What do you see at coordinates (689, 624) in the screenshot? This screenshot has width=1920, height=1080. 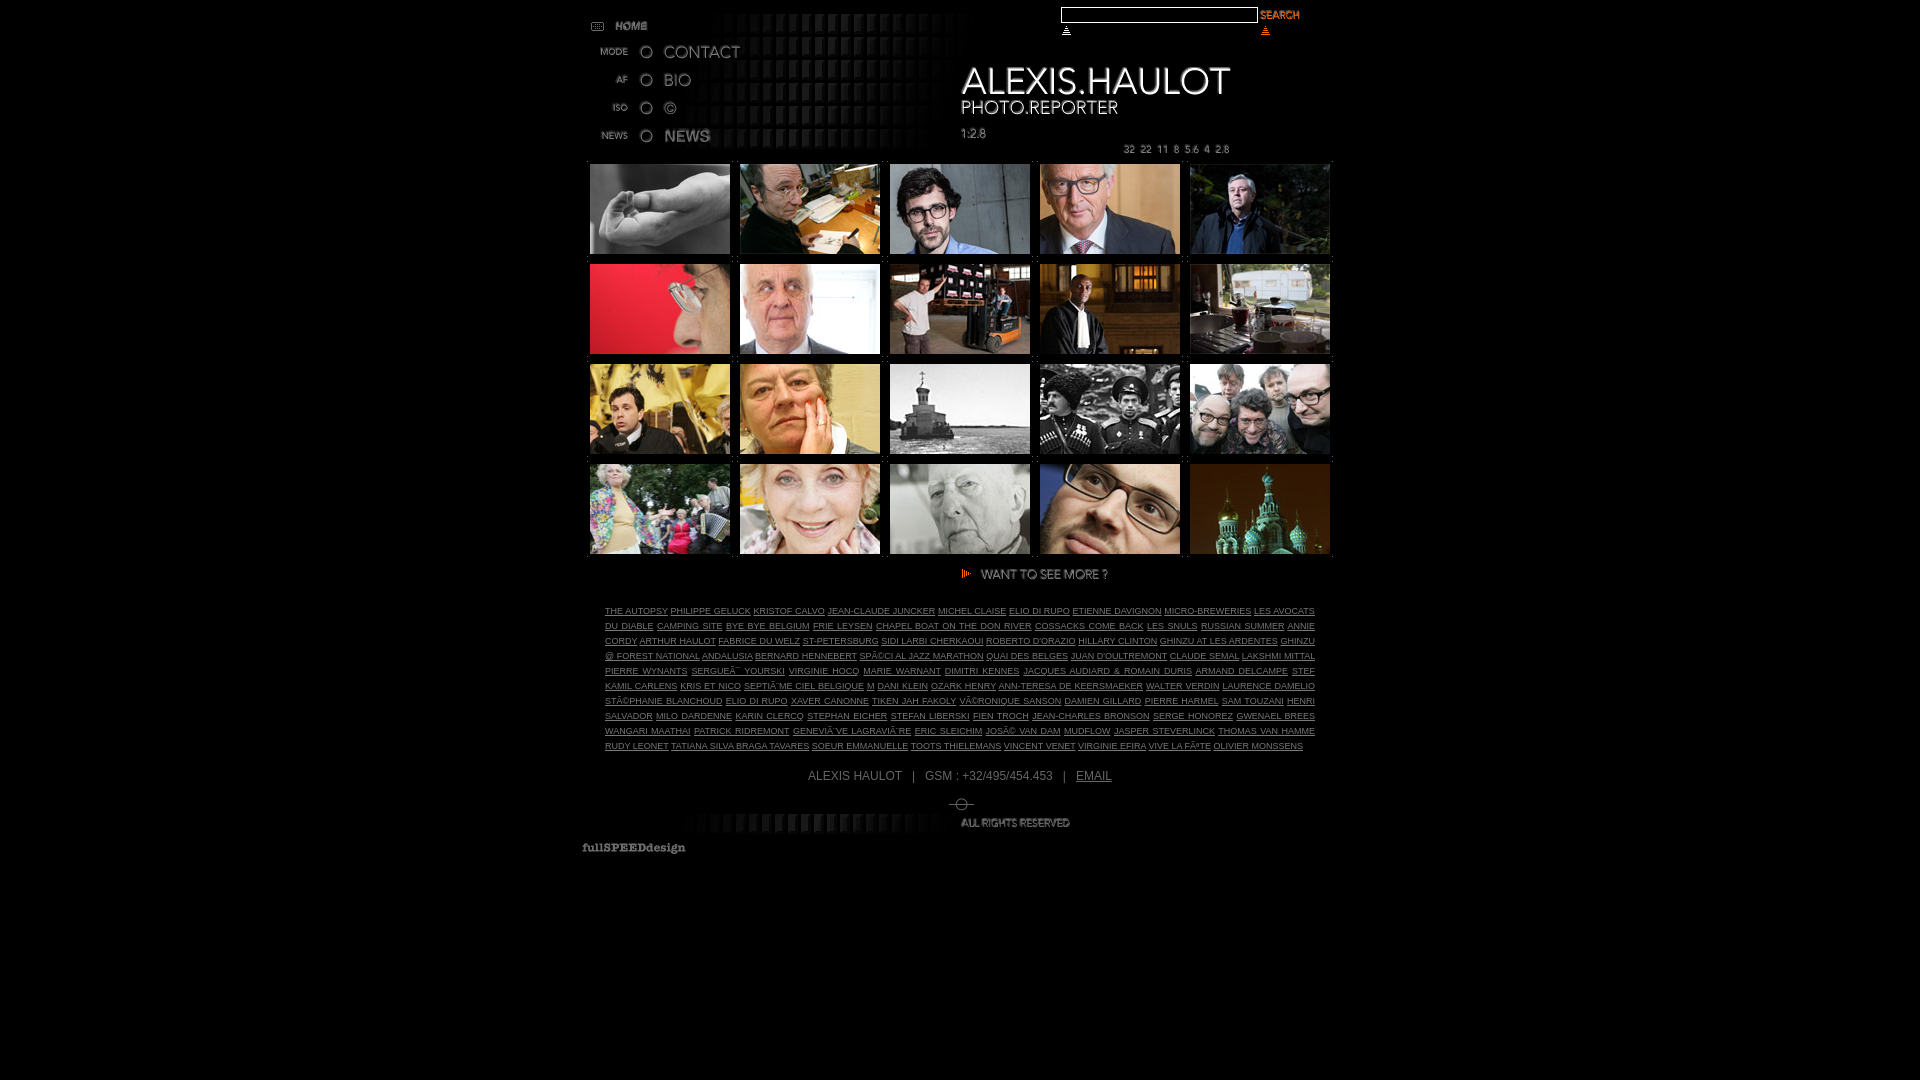 I see `'CAMPING SITE'` at bounding box center [689, 624].